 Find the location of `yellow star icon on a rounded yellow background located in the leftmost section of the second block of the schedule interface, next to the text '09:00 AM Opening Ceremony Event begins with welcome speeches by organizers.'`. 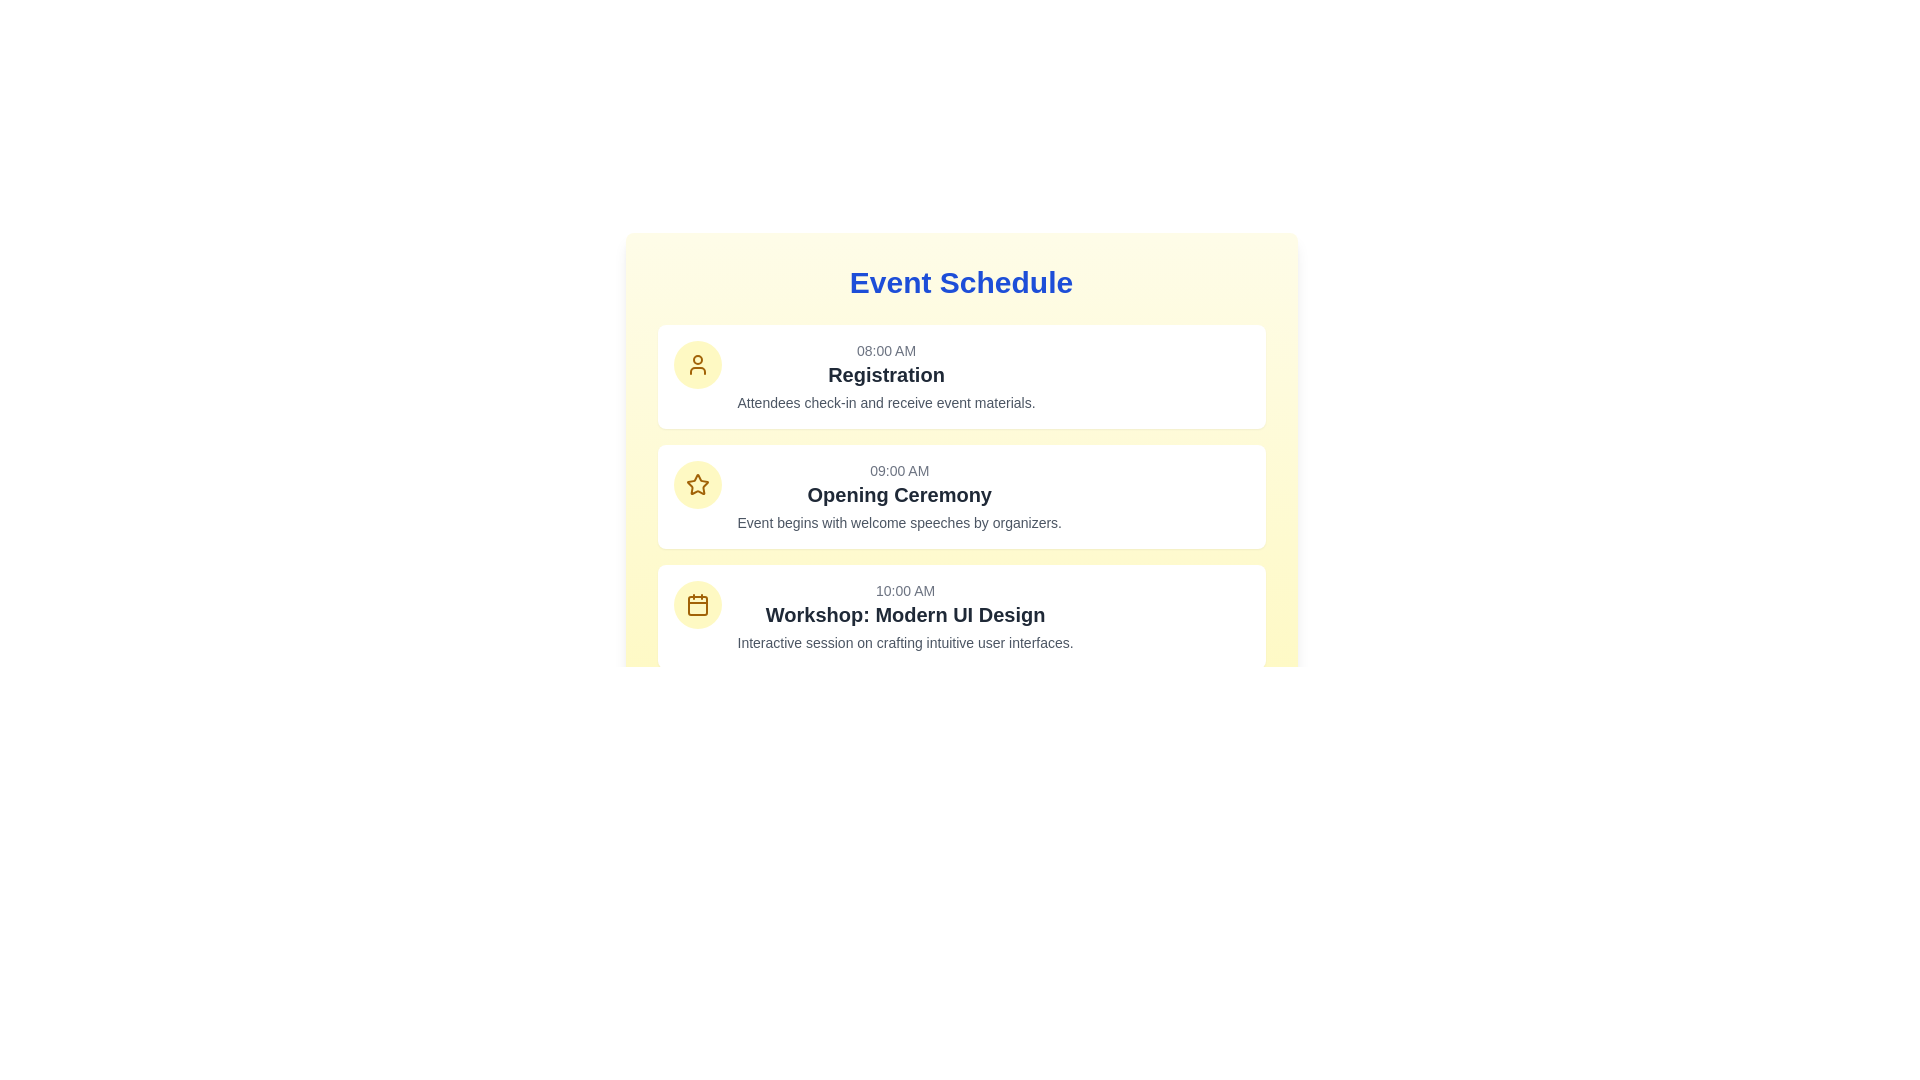

yellow star icon on a rounded yellow background located in the leftmost section of the second block of the schedule interface, next to the text '09:00 AM Opening Ceremony Event begins with welcome speeches by organizers.' is located at coordinates (697, 485).